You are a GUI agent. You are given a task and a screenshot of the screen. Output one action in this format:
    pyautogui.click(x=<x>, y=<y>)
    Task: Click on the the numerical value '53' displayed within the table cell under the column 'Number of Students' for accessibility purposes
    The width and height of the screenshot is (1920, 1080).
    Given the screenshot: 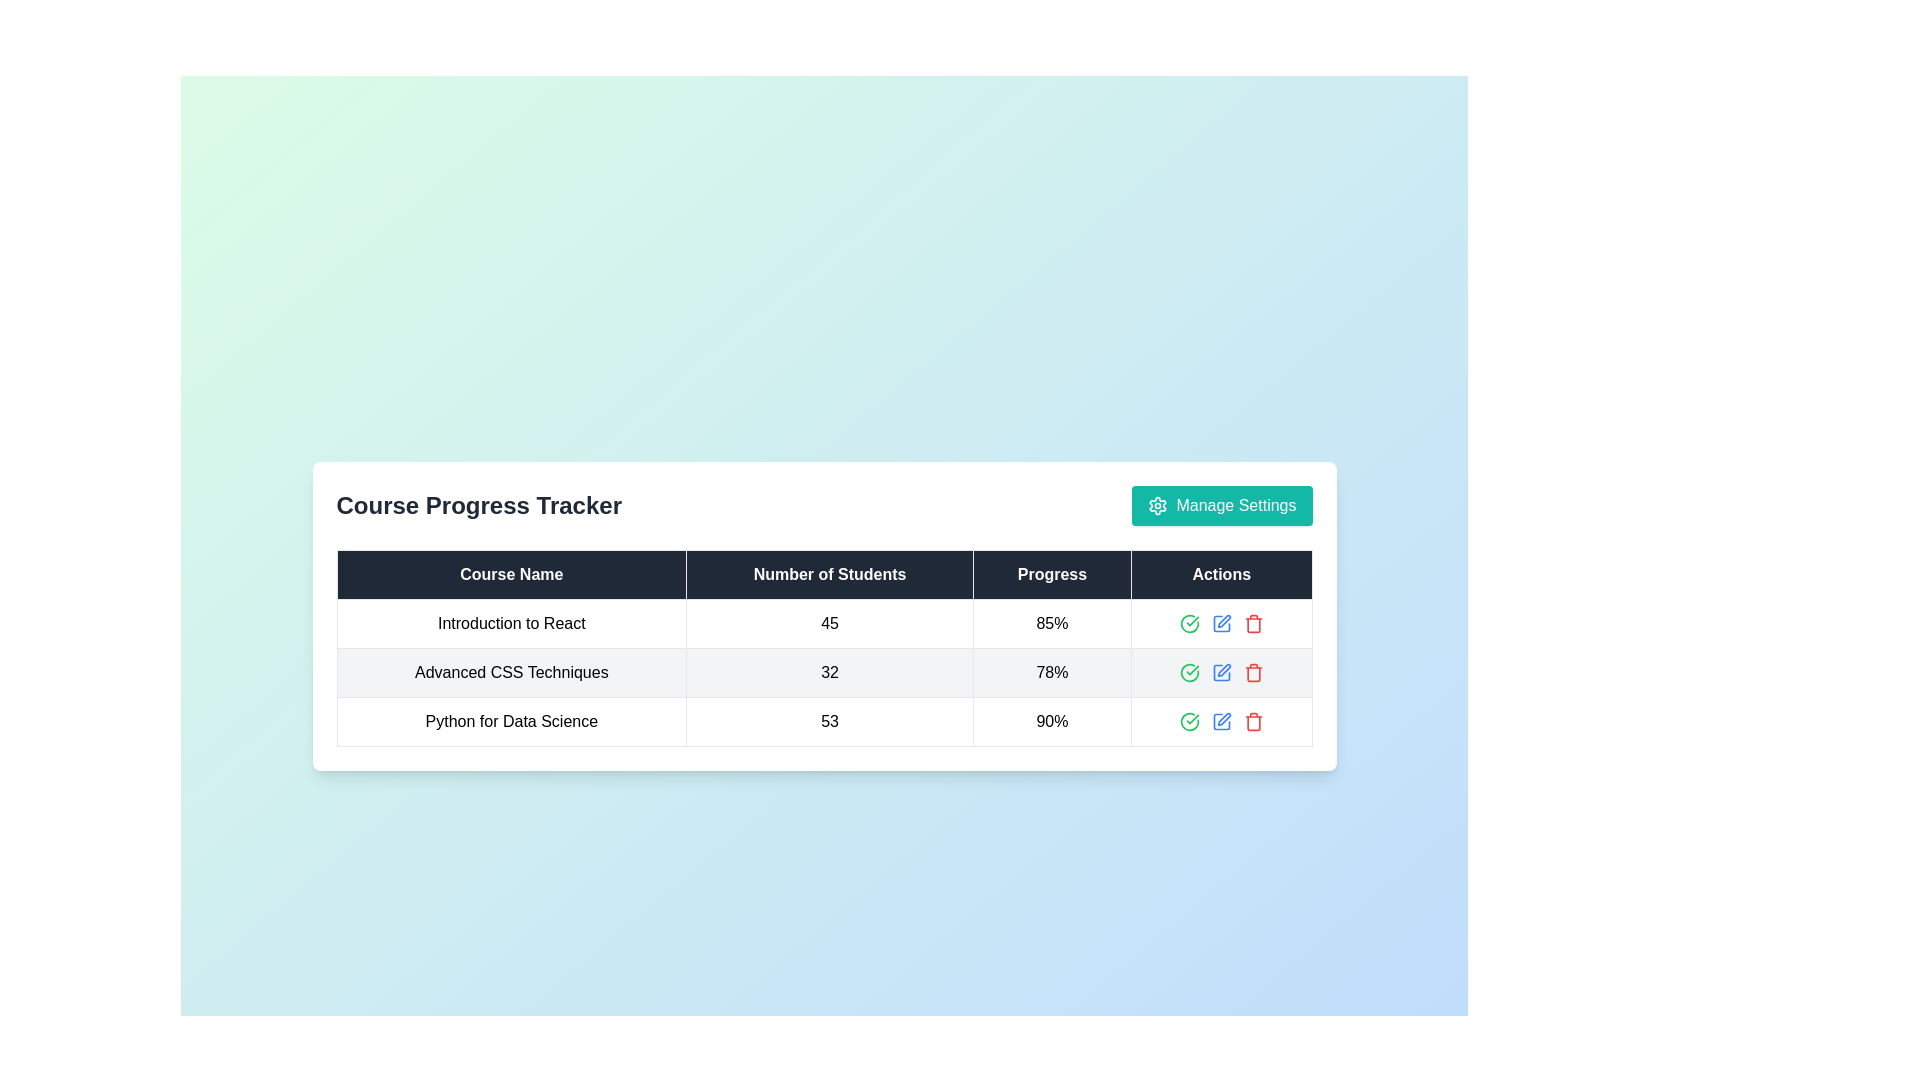 What is the action you would take?
    pyautogui.click(x=830, y=721)
    